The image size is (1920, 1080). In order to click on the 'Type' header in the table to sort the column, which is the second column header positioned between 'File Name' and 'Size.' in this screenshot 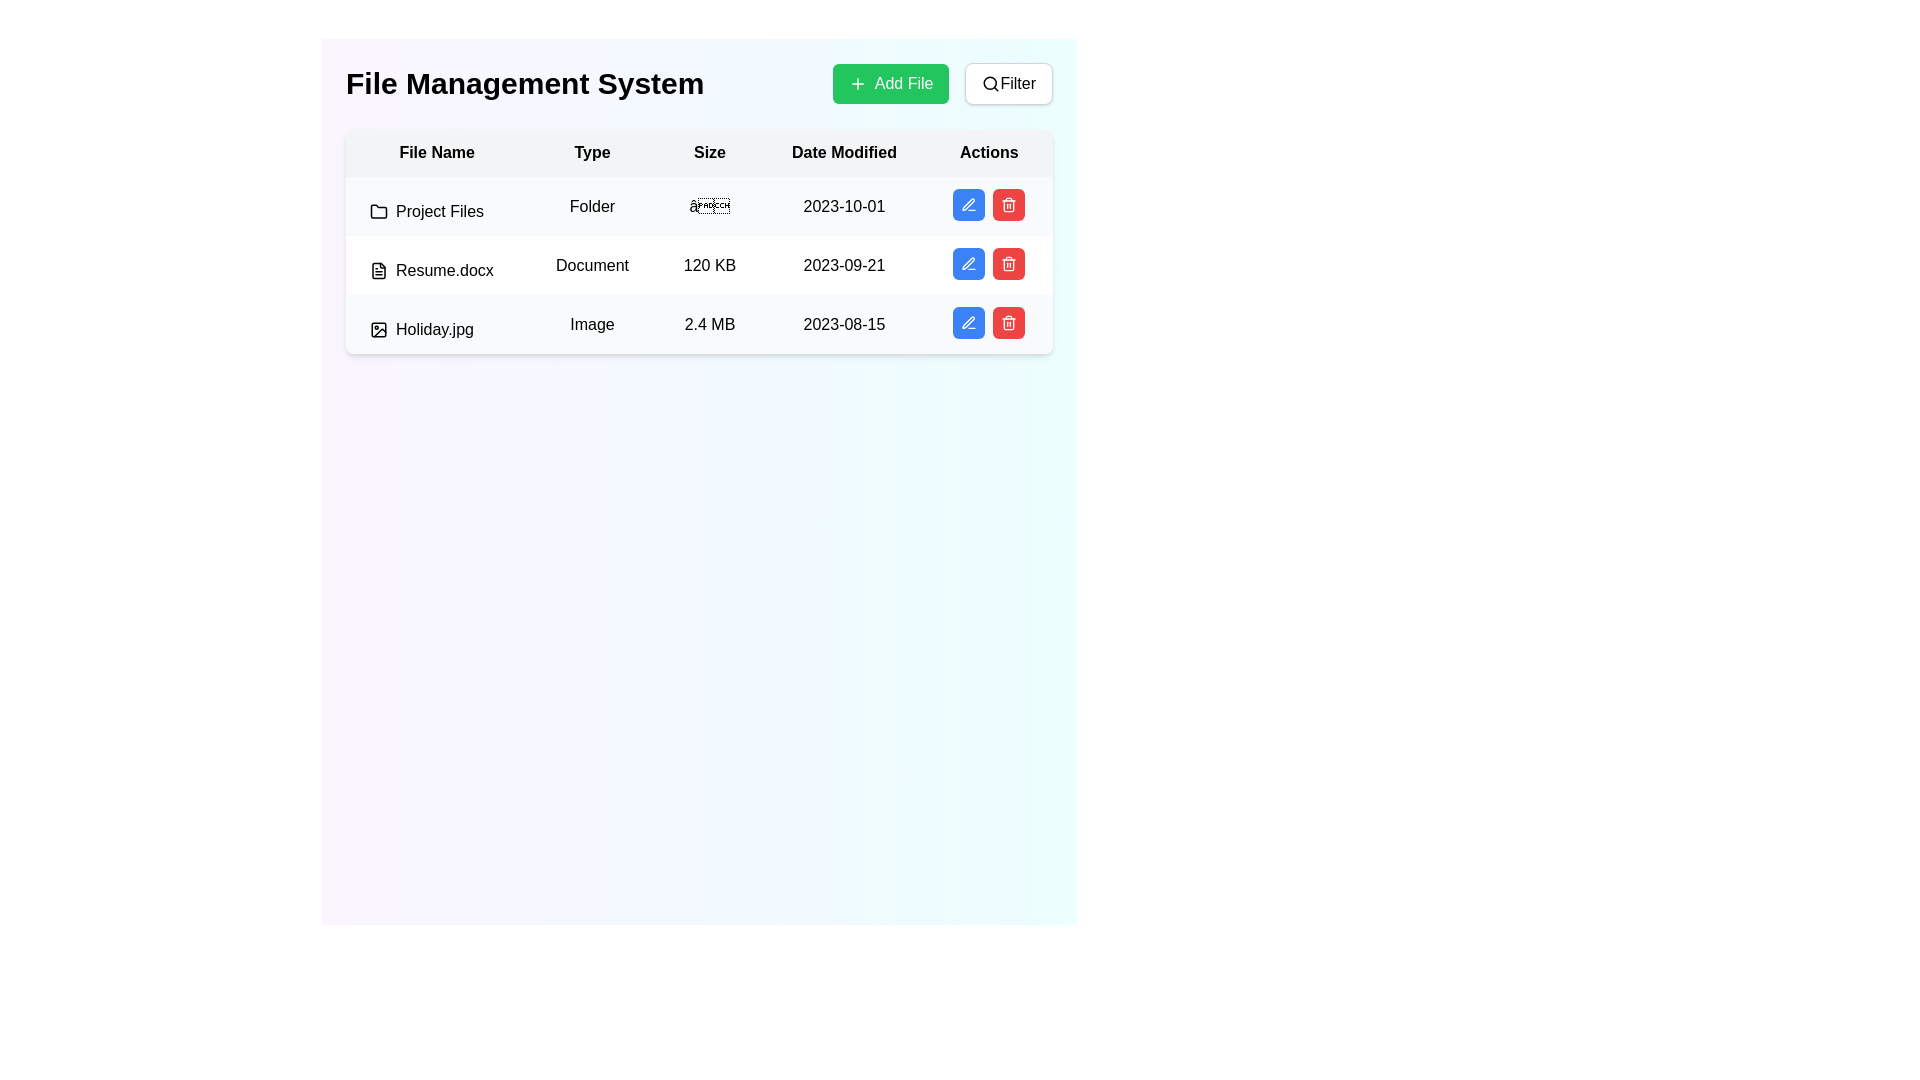, I will do `click(591, 152)`.